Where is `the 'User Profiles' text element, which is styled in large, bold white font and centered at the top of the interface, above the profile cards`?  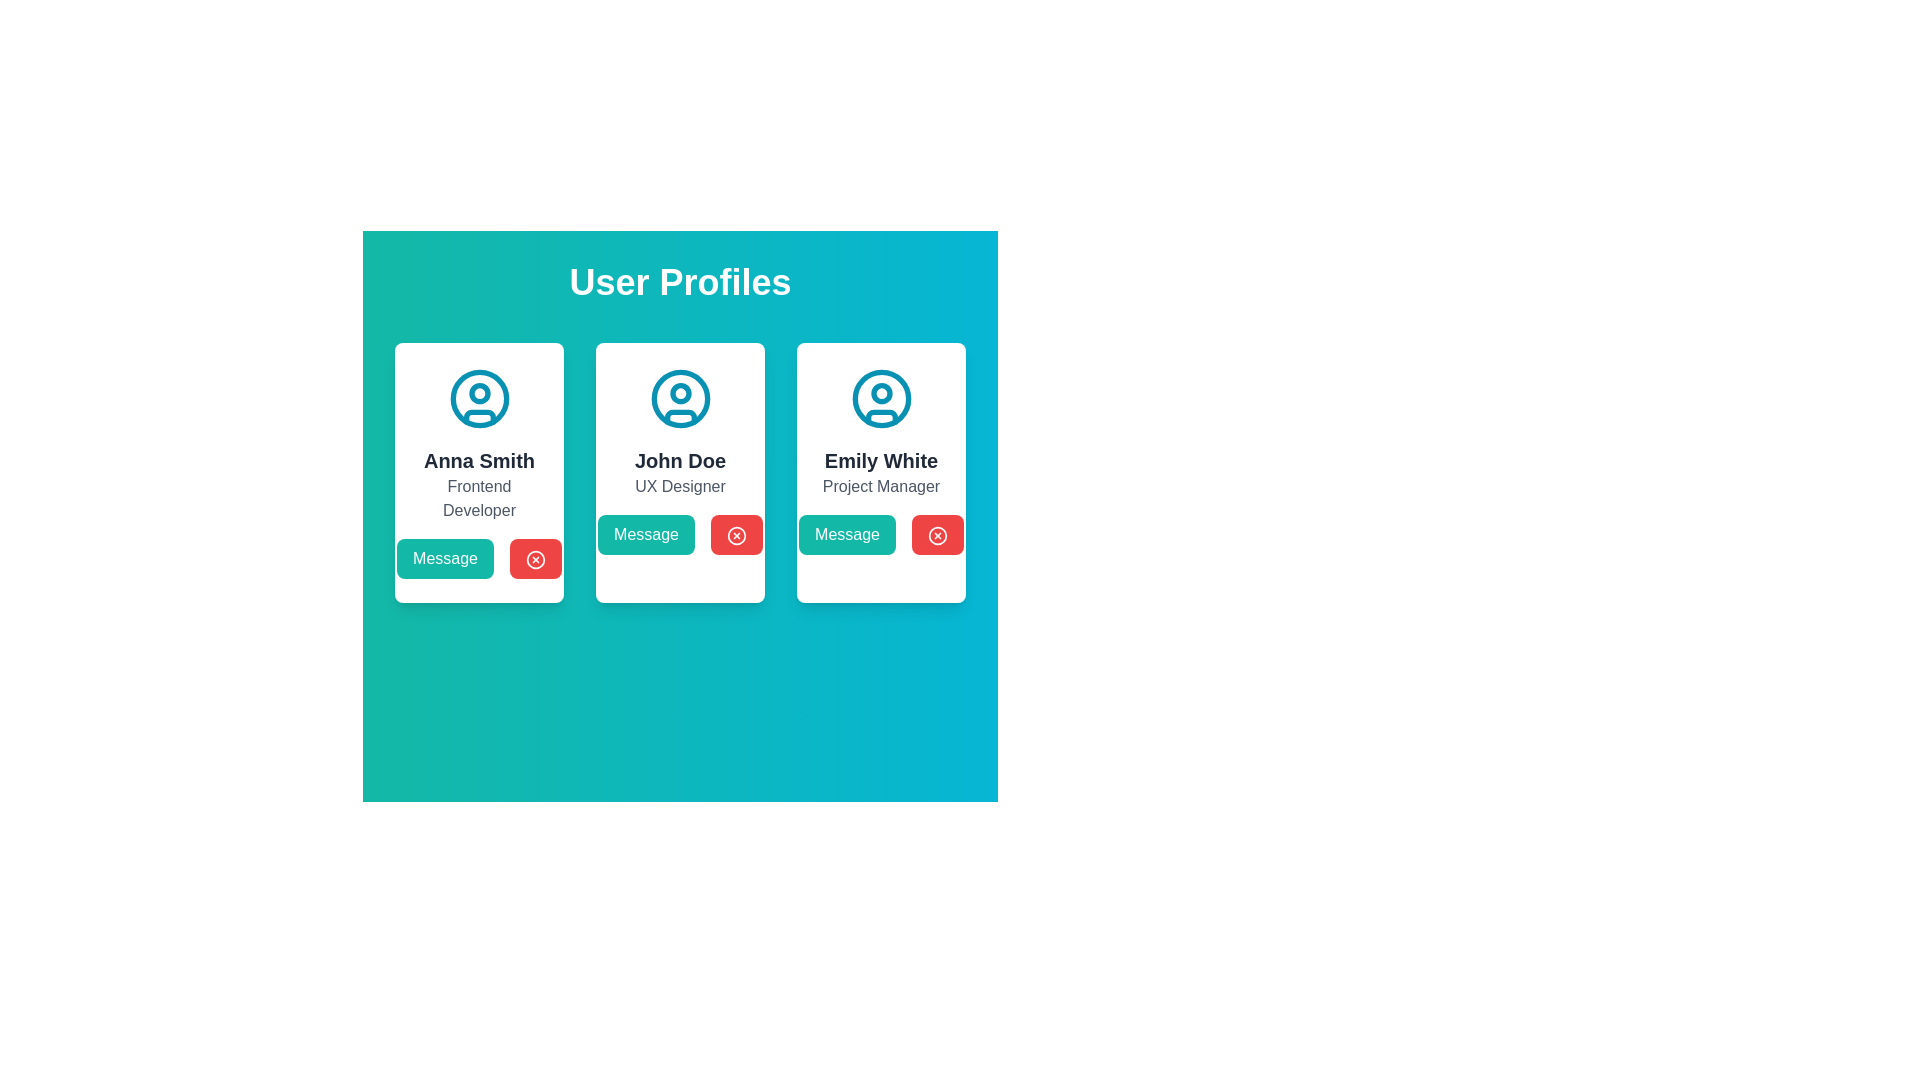
the 'User Profiles' text element, which is styled in large, bold white font and centered at the top of the interface, above the profile cards is located at coordinates (680, 282).